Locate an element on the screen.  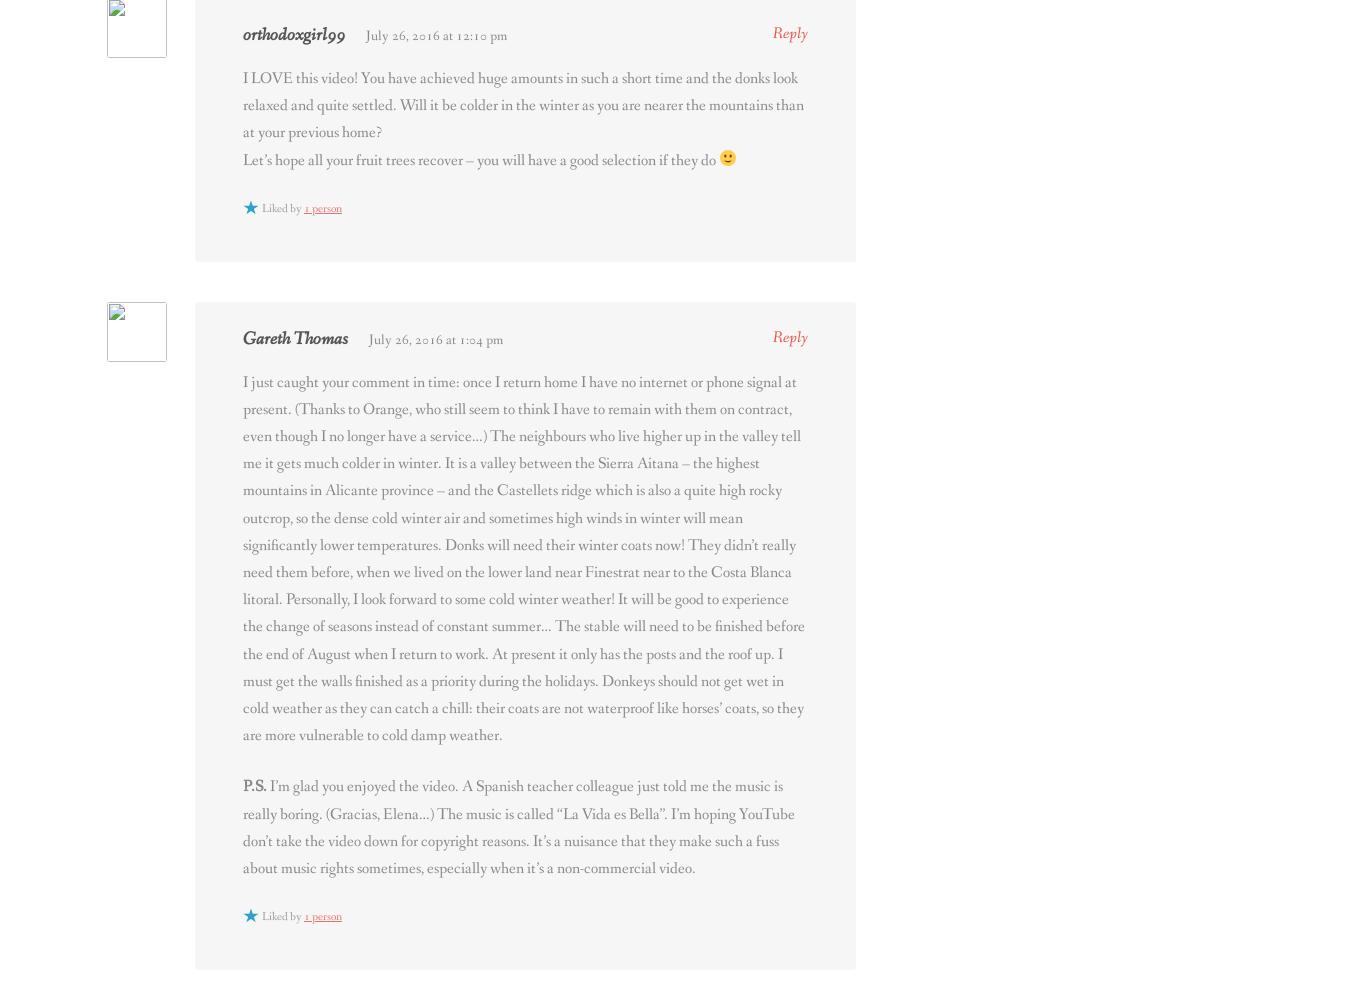
'P.S.' is located at coordinates (255, 786).